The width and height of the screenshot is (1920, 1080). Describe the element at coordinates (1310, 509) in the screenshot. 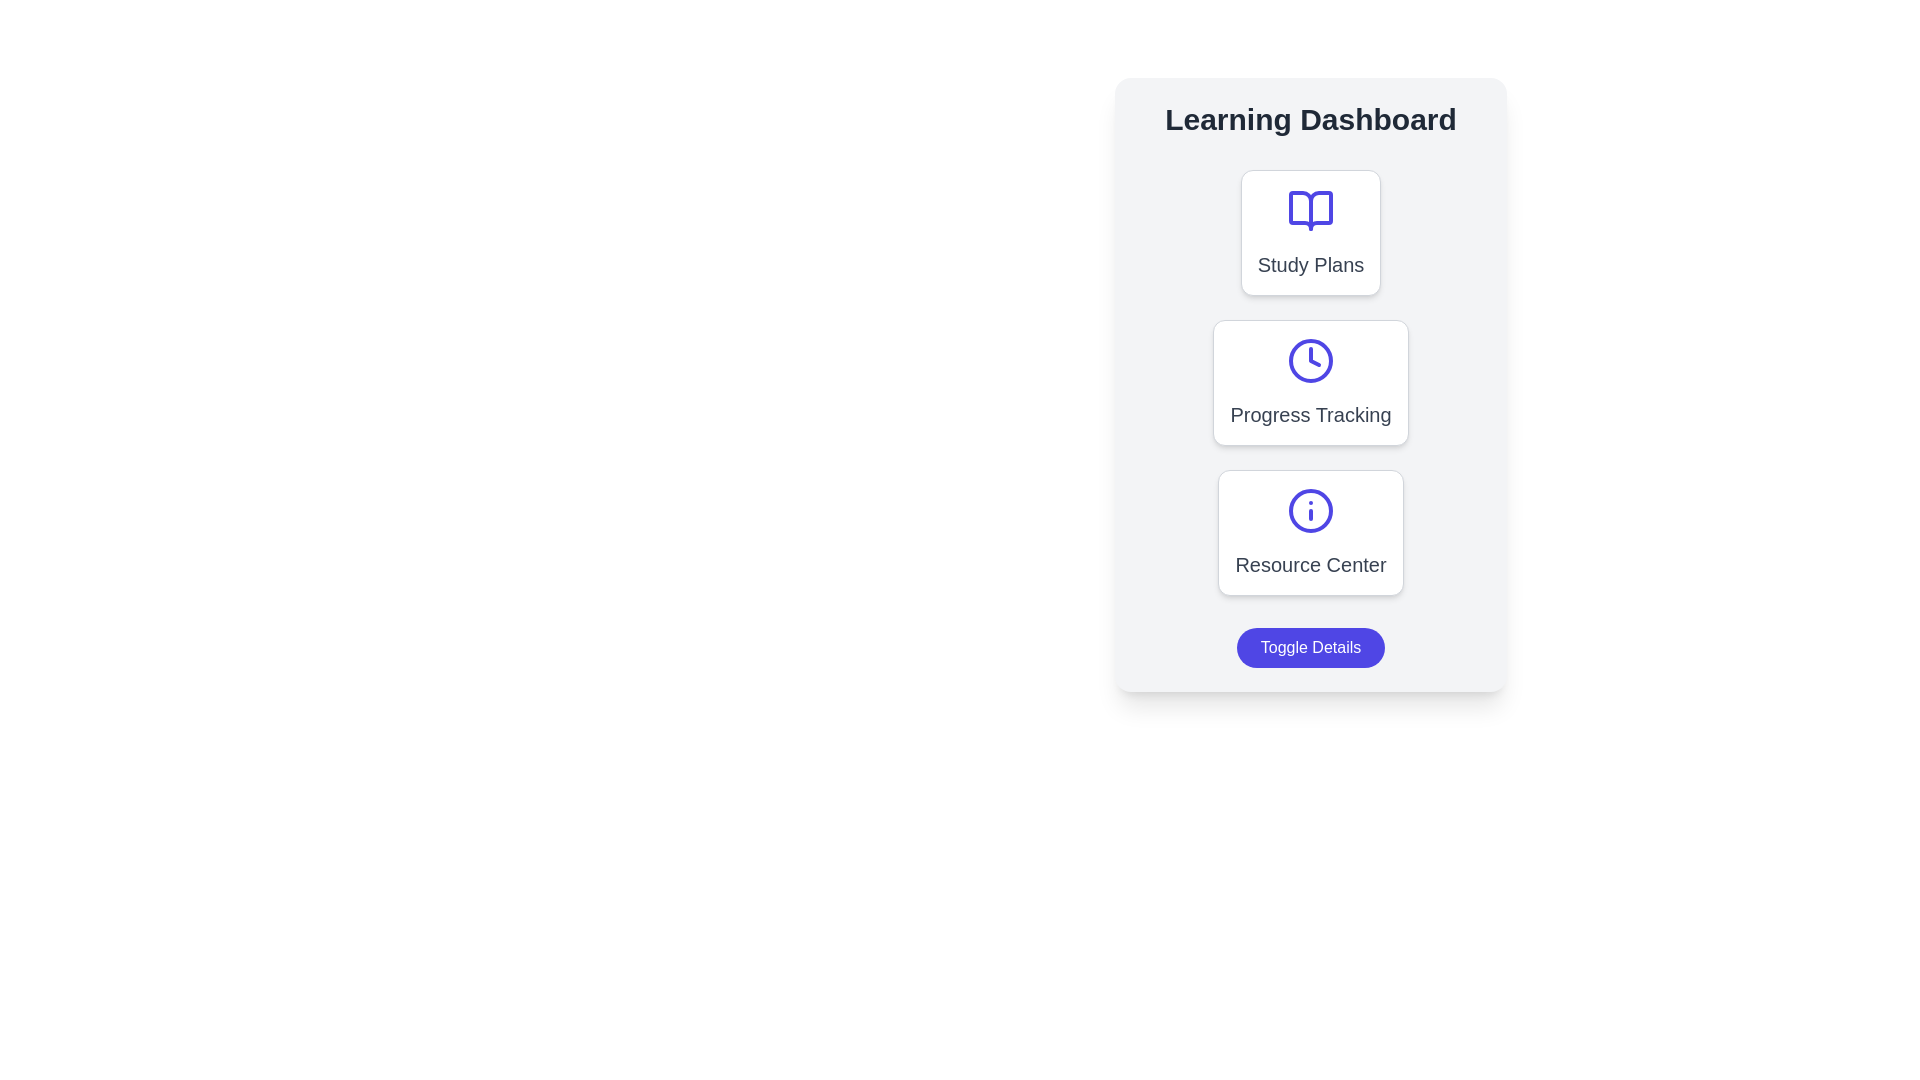

I see `the blue circle icon located in the third row of the Learning Dashboard interface` at that location.